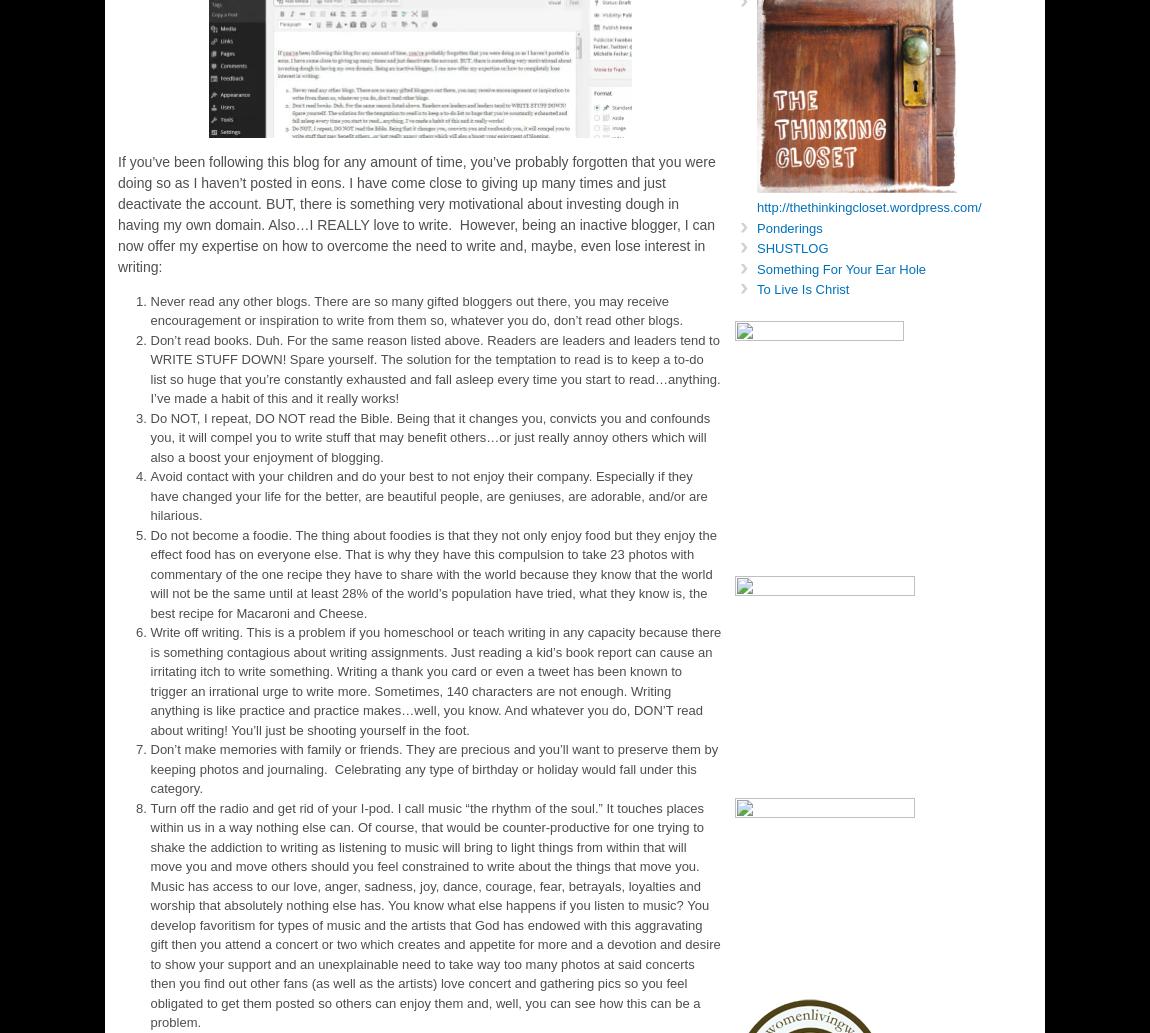 This screenshot has width=1150, height=1033. What do you see at coordinates (435, 679) in the screenshot?
I see `'Write off writing. This is a problem if you homeschool or teach writing in any capacity because there is something contagious about writing assignments. Just reading a kid’s book report can cause an irritating itch to write something. Writing a thank you card or even a tweet has been known to trigger an irrational urge to write more. Sometimes, 140 characters are not enough. Writing anything is like practice and practice makes…well, you know. And whatever you do, DON’T read about writing! You’ll just be shooting yourself in the foot.'` at bounding box center [435, 679].